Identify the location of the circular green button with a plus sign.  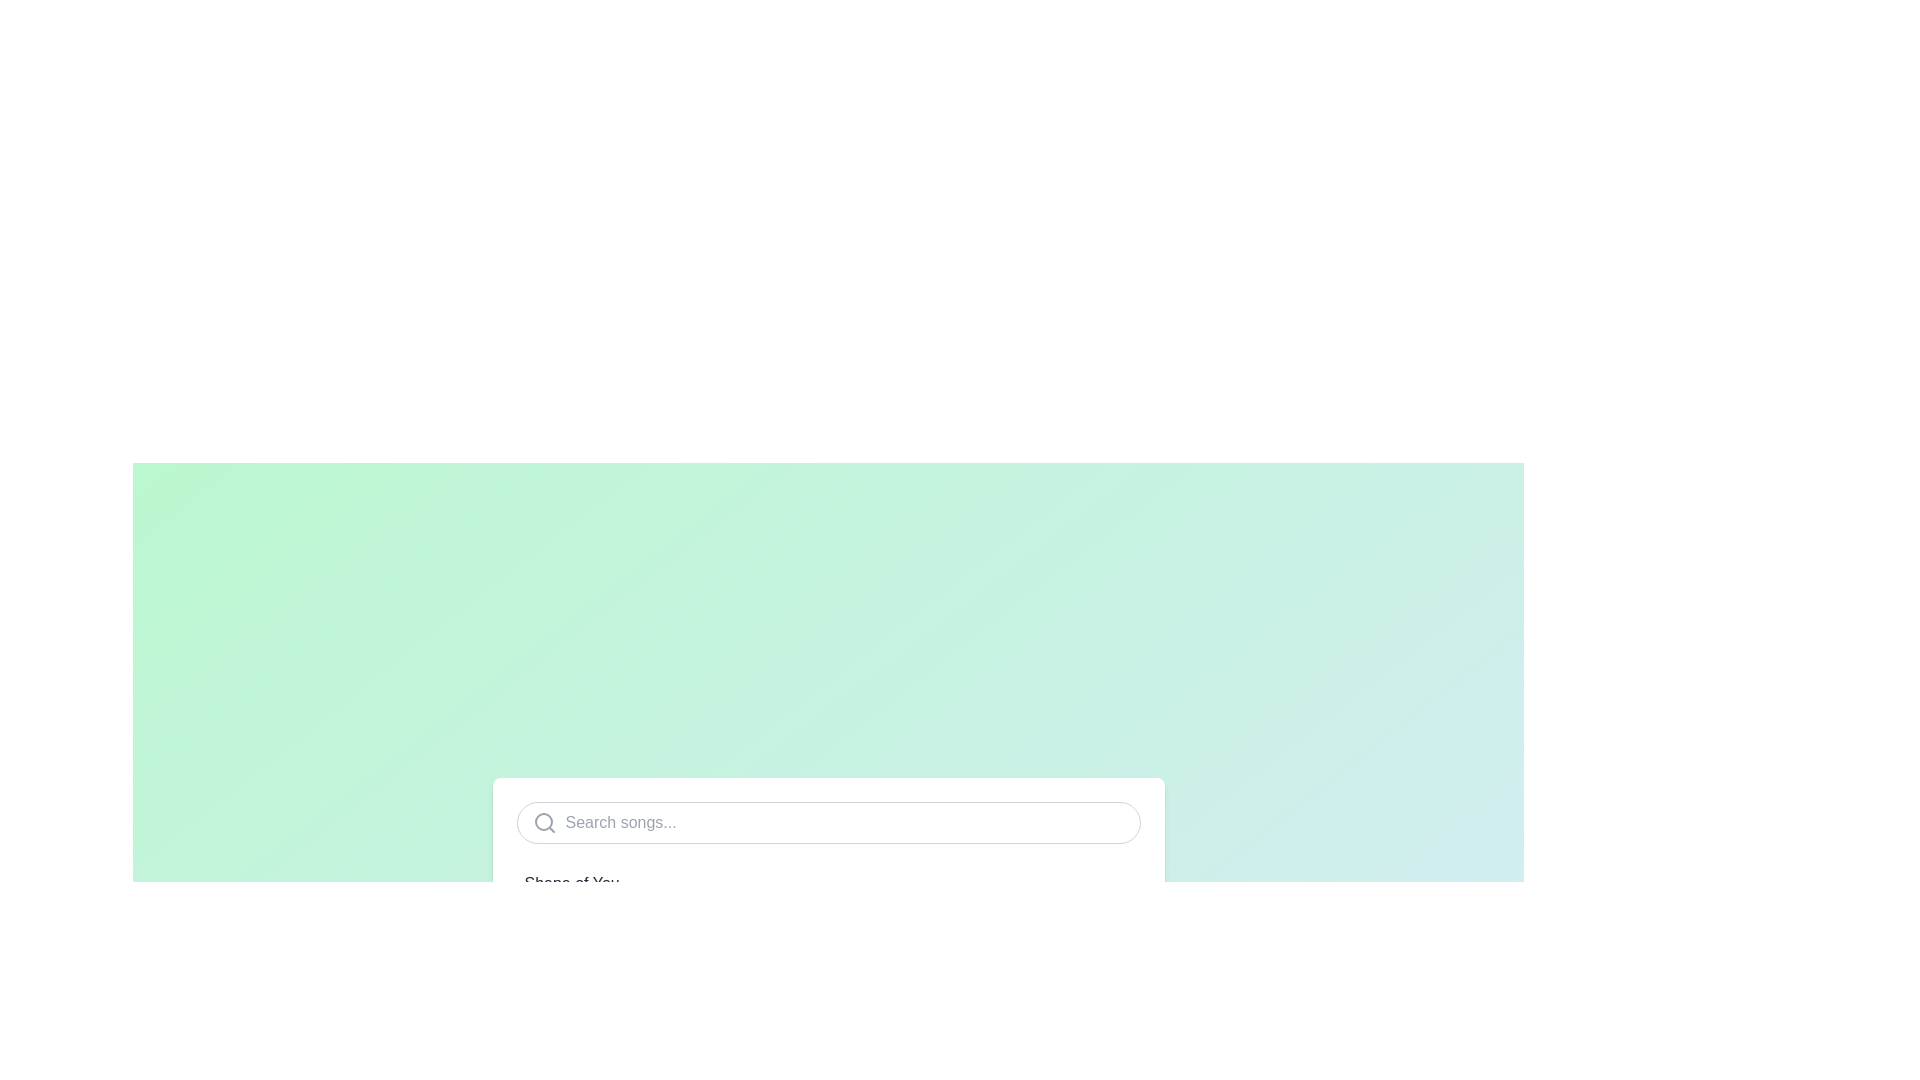
(1120, 962).